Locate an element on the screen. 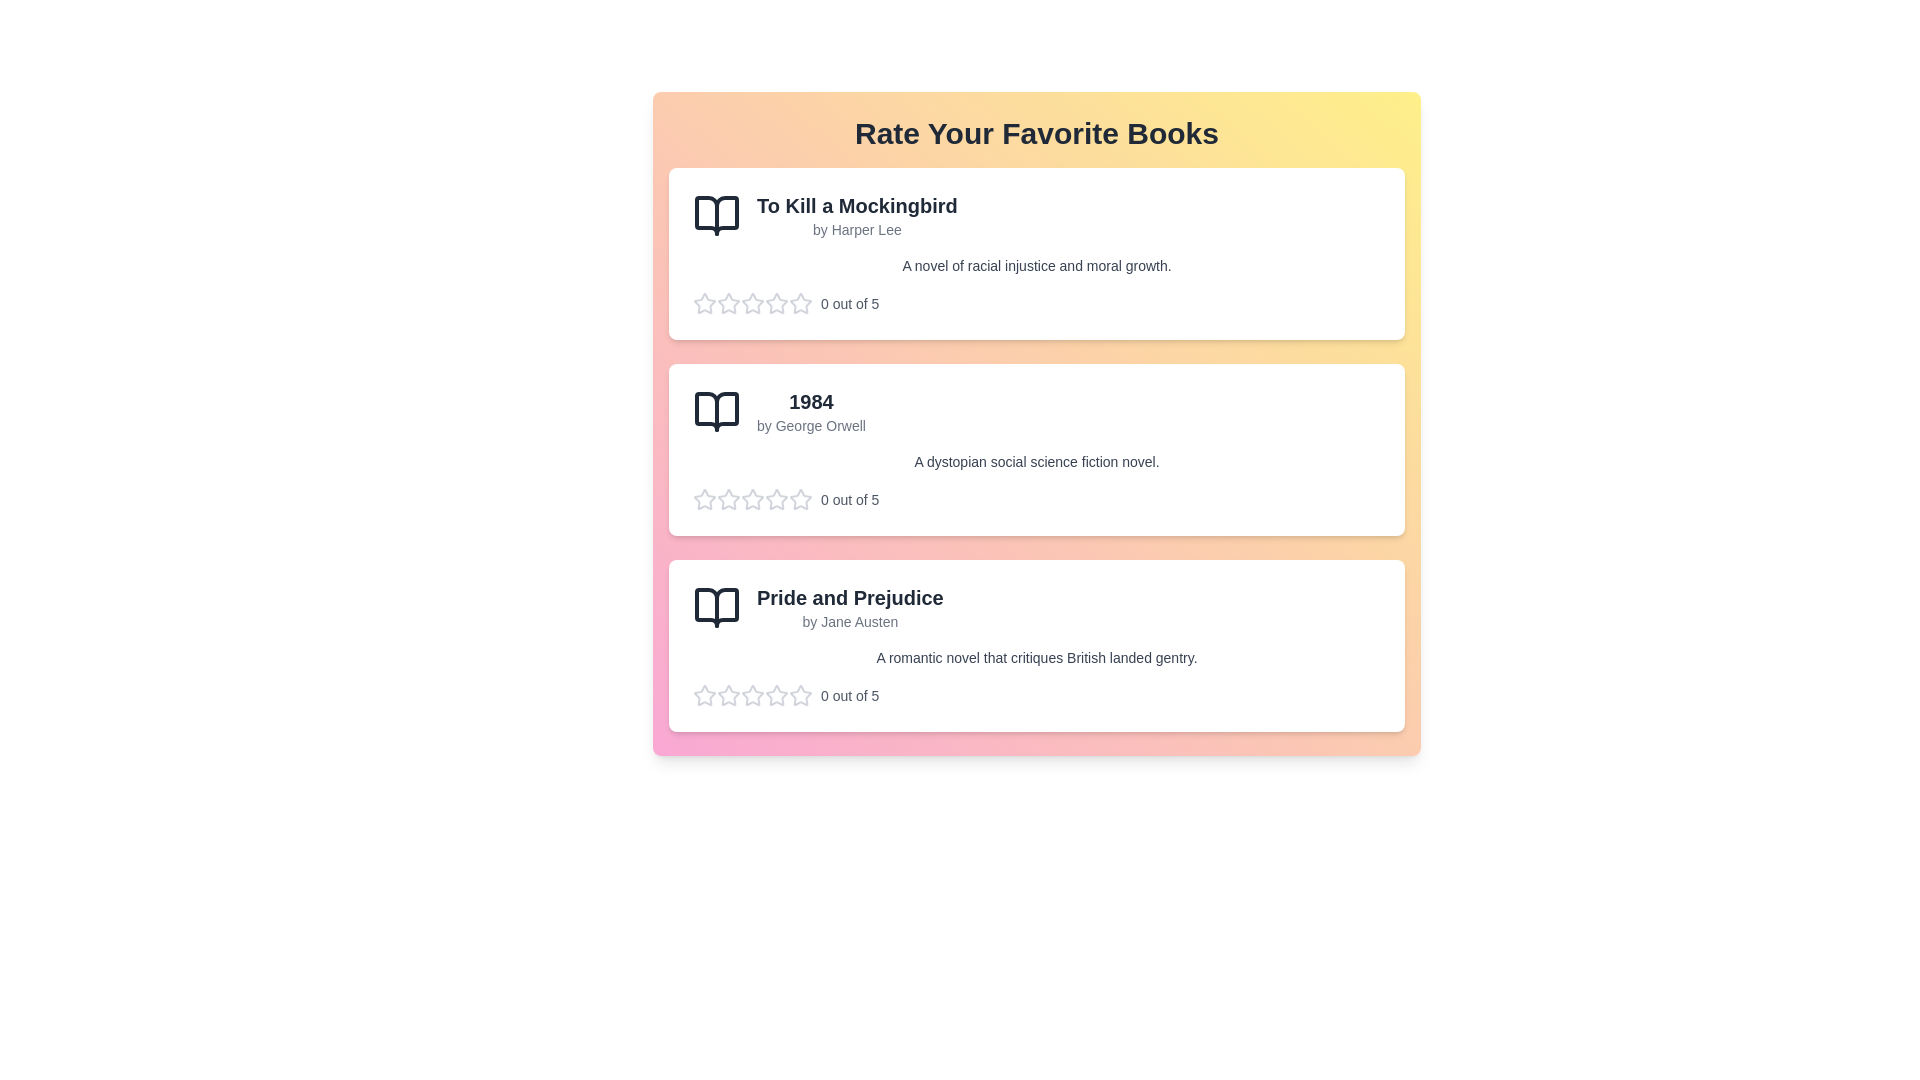  the open book icon located as the leftmost graphical icon within the first card of vertically stacked cards, representing the book being described next to it is located at coordinates (716, 216).